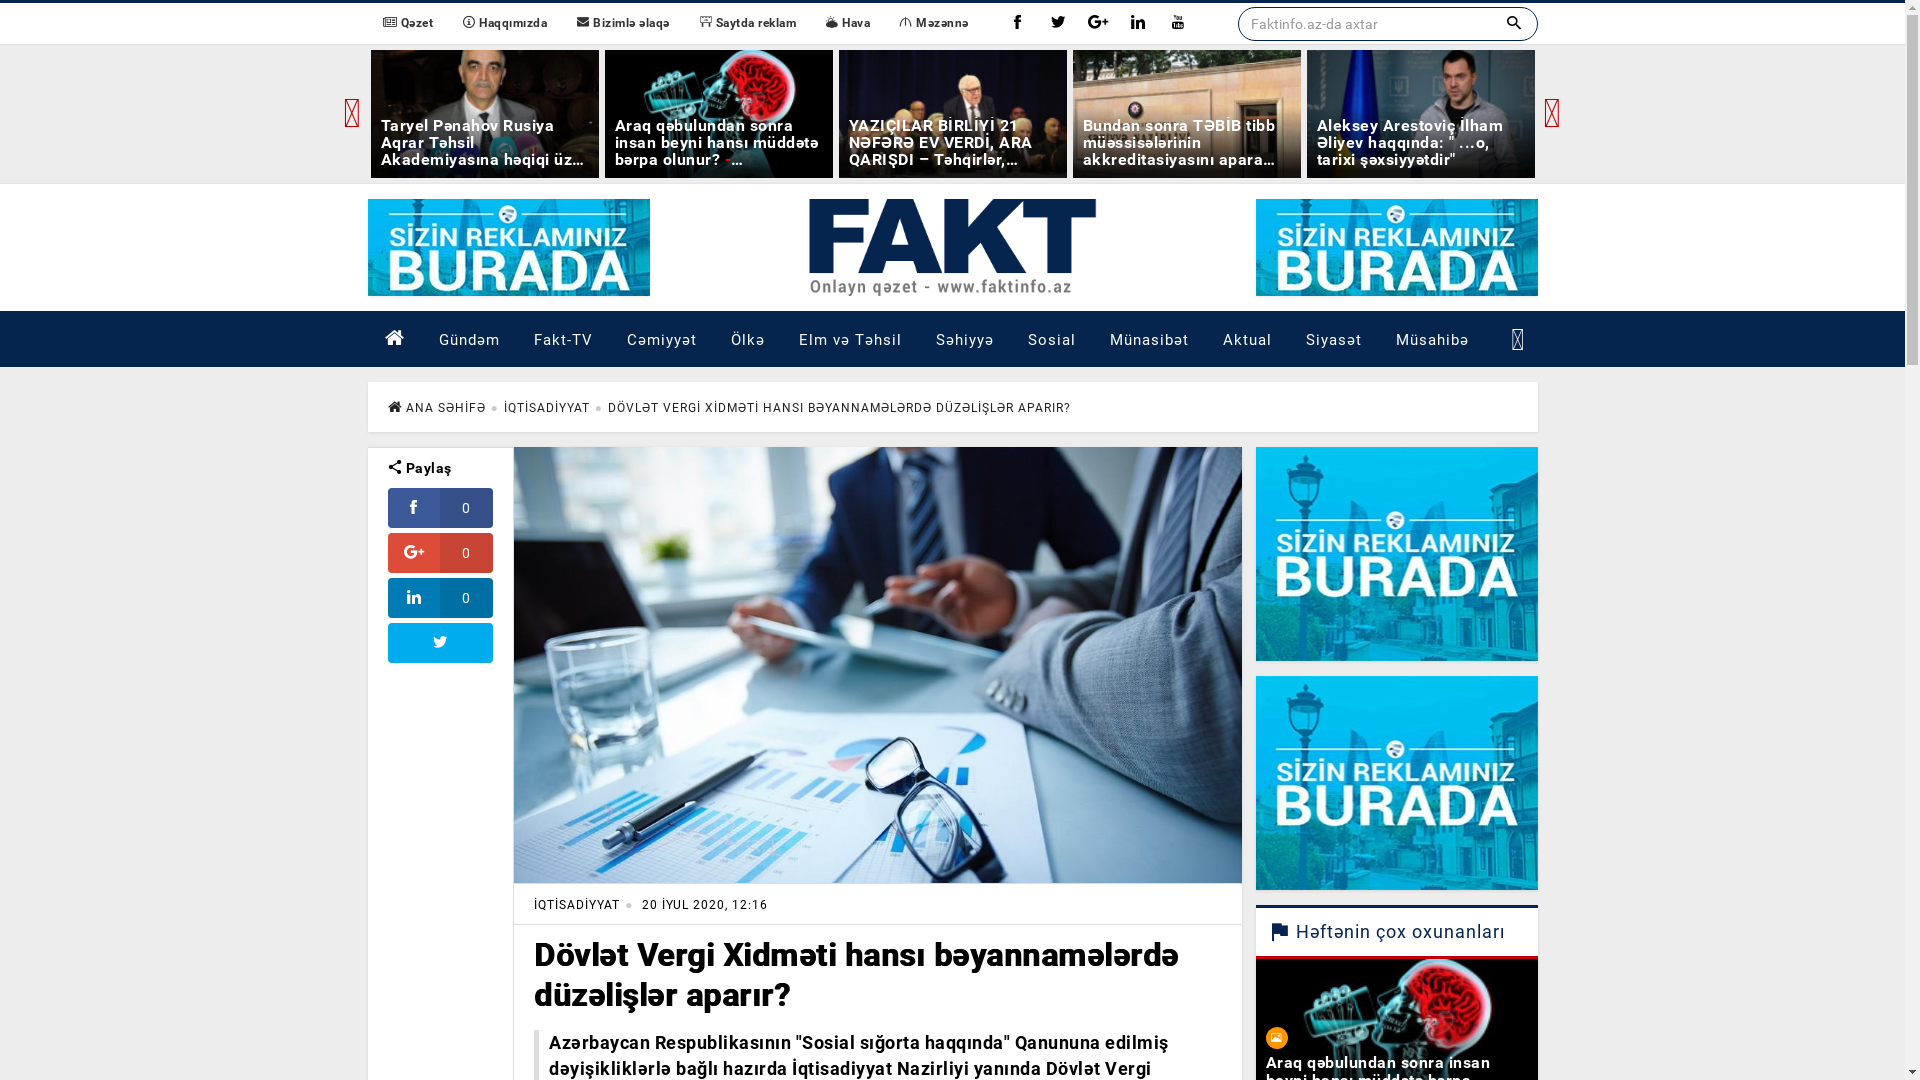 This screenshot has height=1080, width=1920. What do you see at coordinates (950, 246) in the screenshot?
I see `'Faktinfo.az'` at bounding box center [950, 246].